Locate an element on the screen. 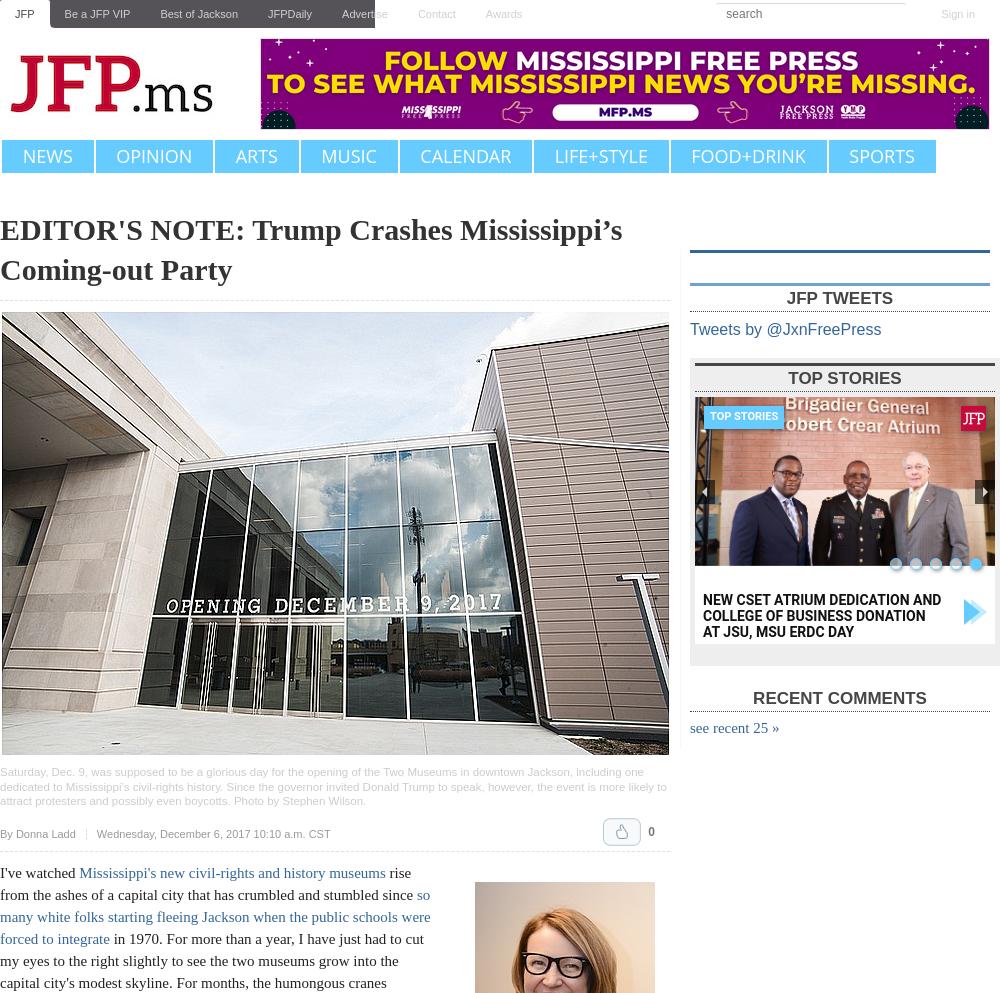 This screenshot has width=1000, height=993. 'Recent Comments' is located at coordinates (838, 697).